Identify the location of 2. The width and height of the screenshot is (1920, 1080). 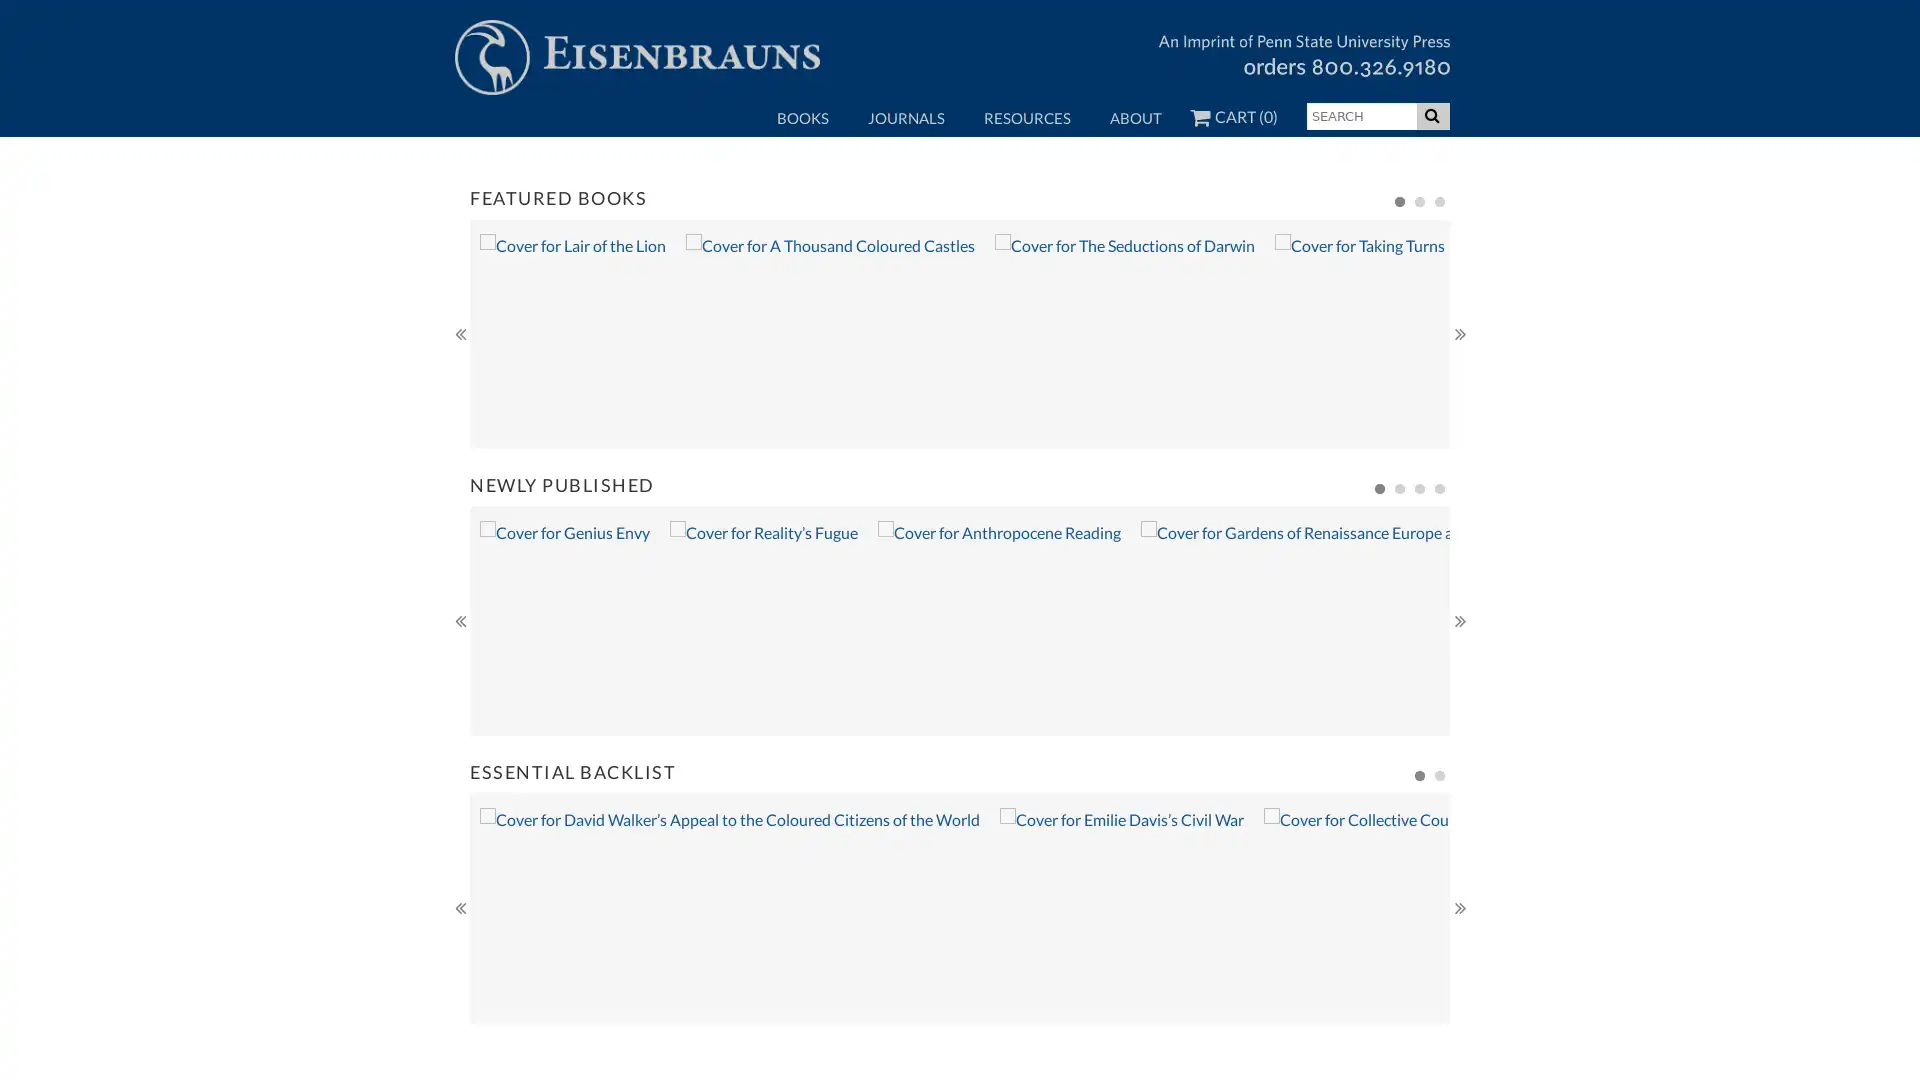
(1419, 203).